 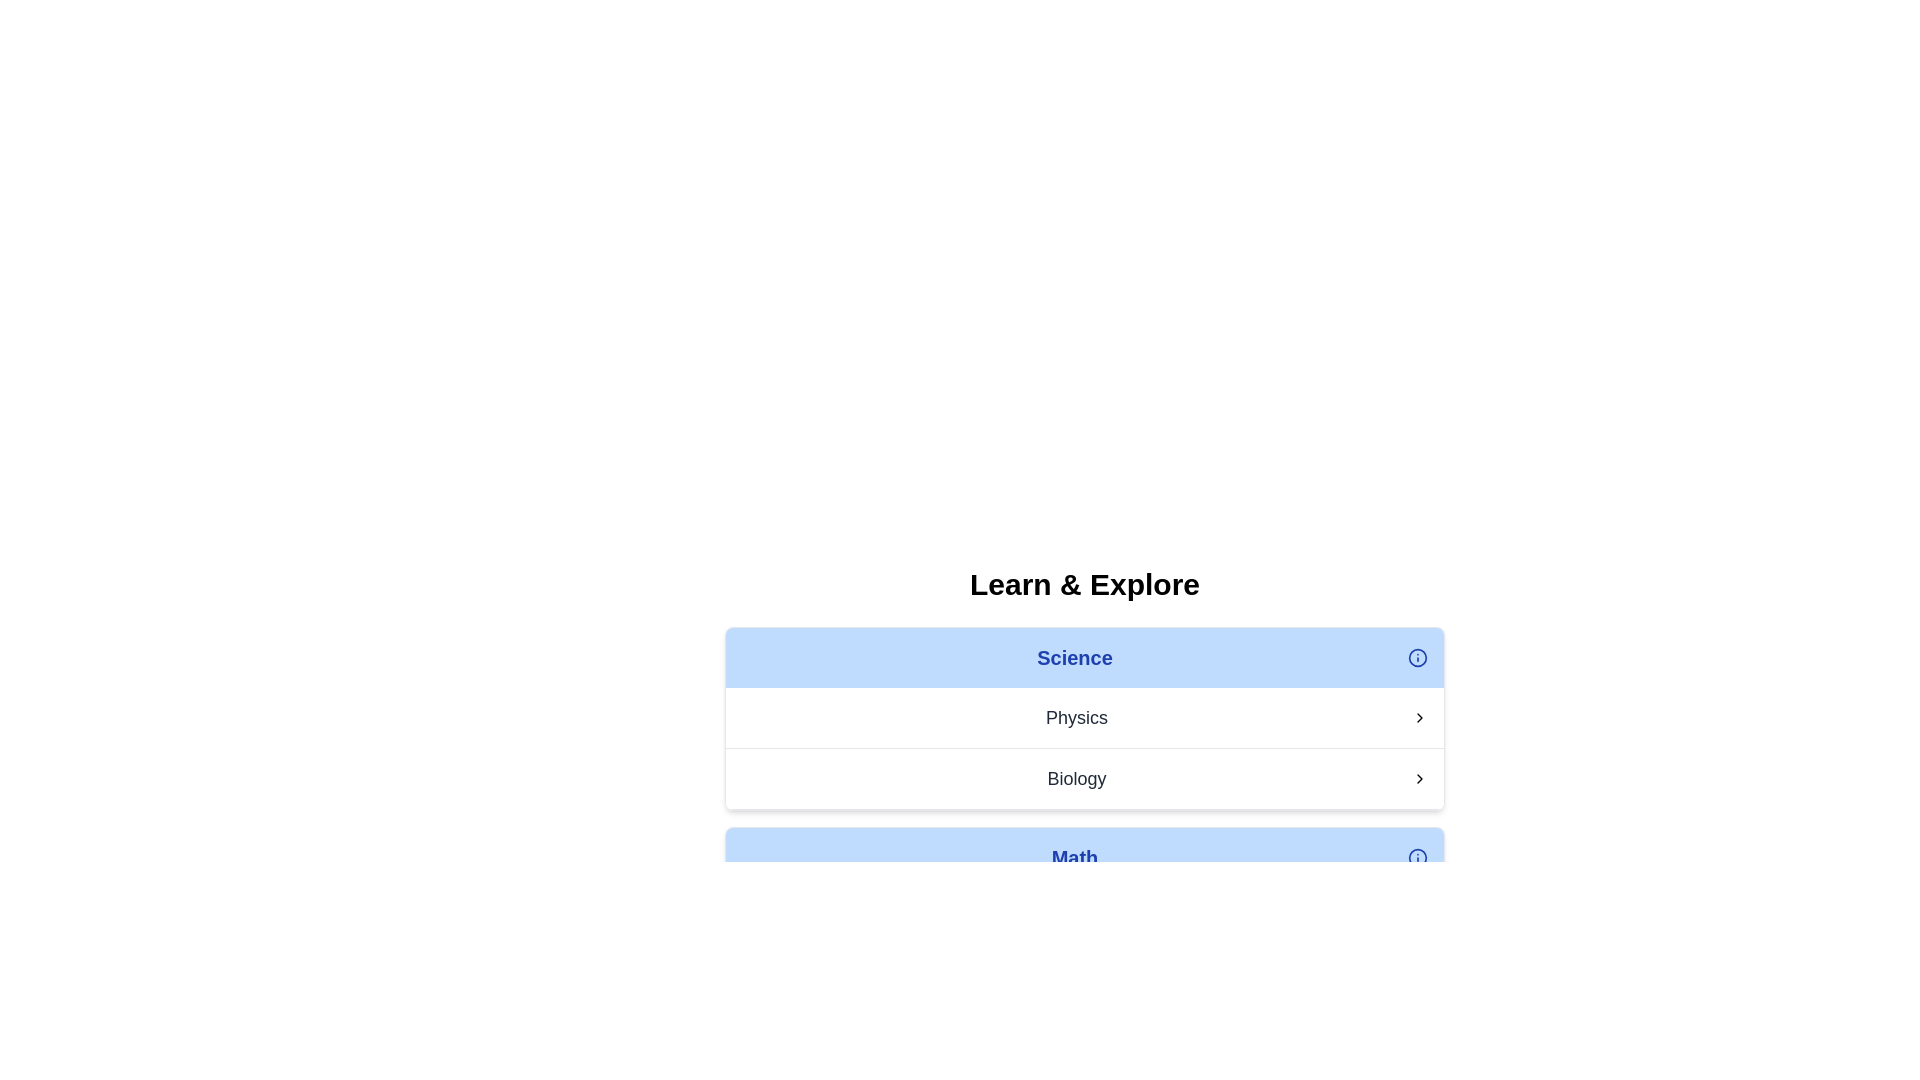 What do you see at coordinates (1083, 856) in the screenshot?
I see `the first clickable button related to 'Math'` at bounding box center [1083, 856].